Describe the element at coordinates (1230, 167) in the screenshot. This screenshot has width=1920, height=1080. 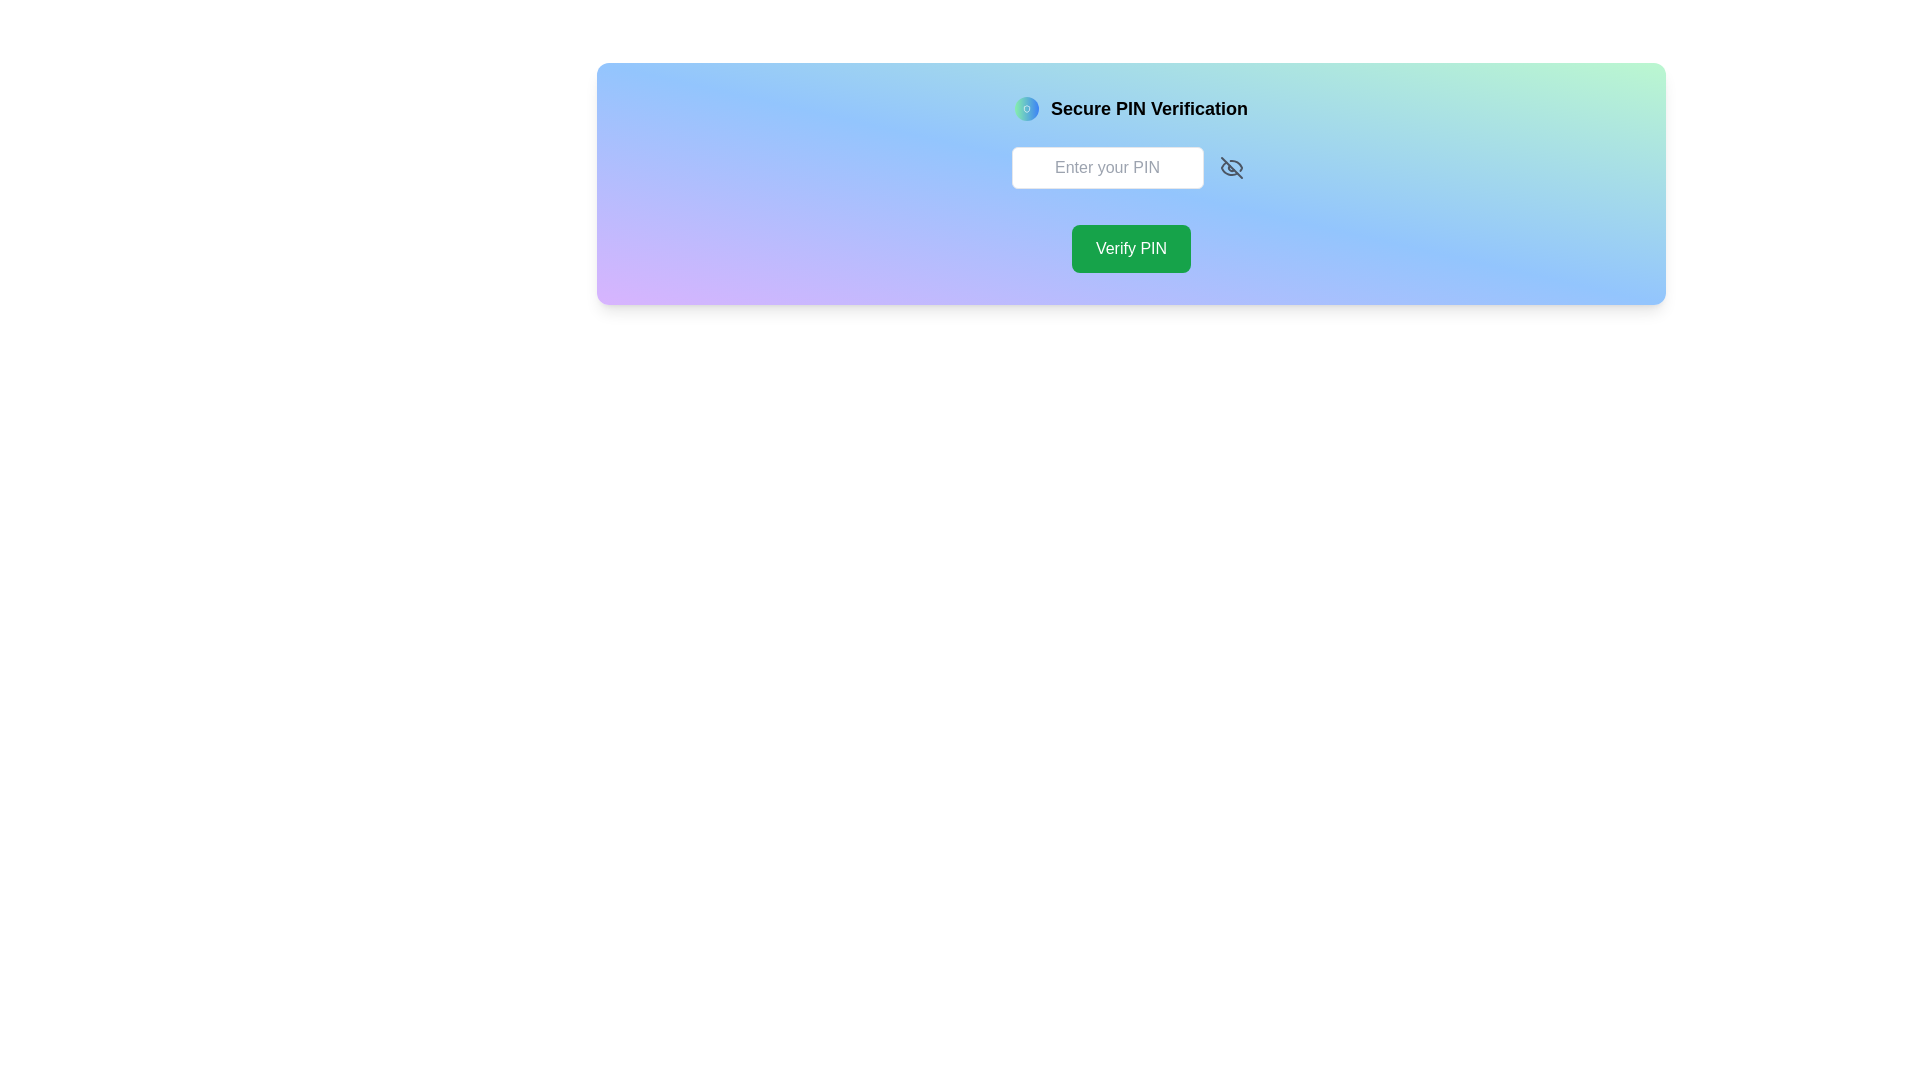
I see `the Toggle visibility icon, which is represented by an eye with a slash through it, located directly to the right of the 'Enter your PIN' input field` at that location.